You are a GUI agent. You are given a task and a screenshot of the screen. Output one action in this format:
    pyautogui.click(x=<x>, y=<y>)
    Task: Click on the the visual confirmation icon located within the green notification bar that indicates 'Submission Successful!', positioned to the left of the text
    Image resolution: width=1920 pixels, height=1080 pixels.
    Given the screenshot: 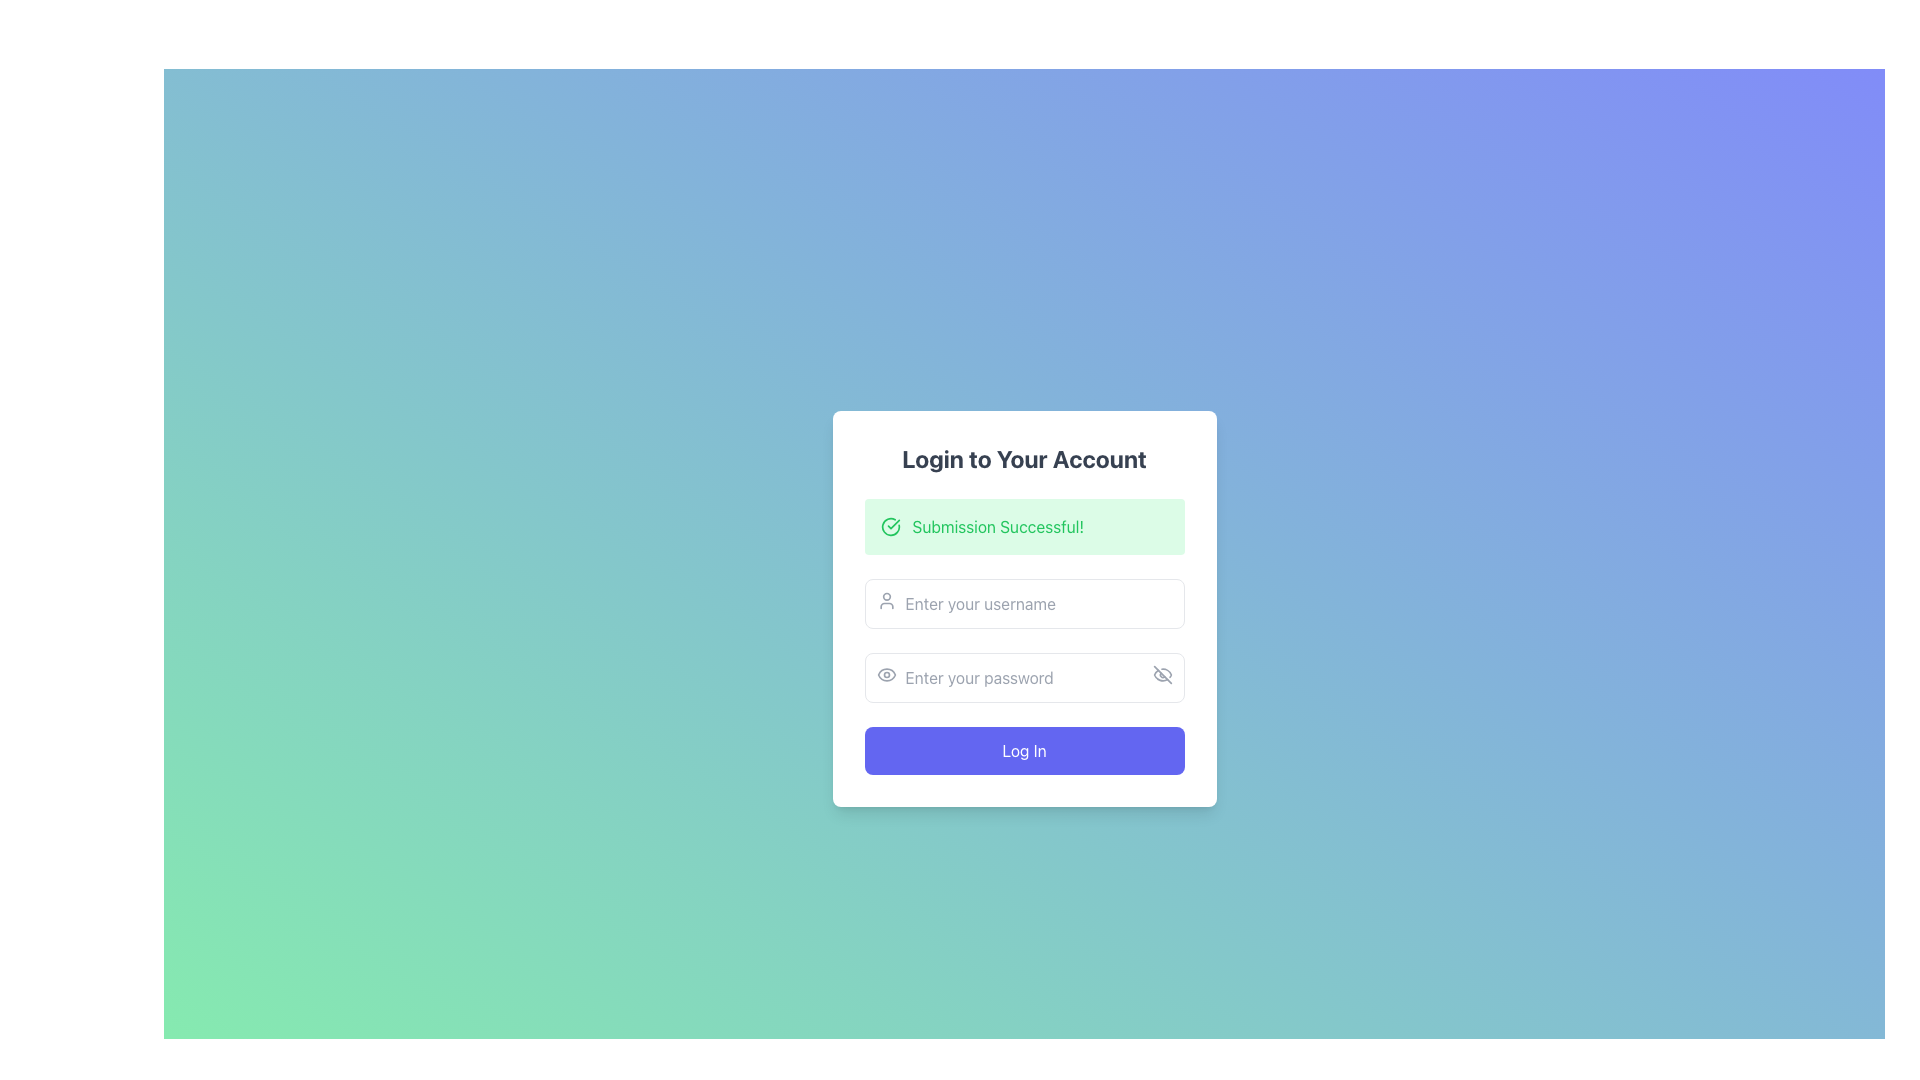 What is the action you would take?
    pyautogui.click(x=889, y=526)
    